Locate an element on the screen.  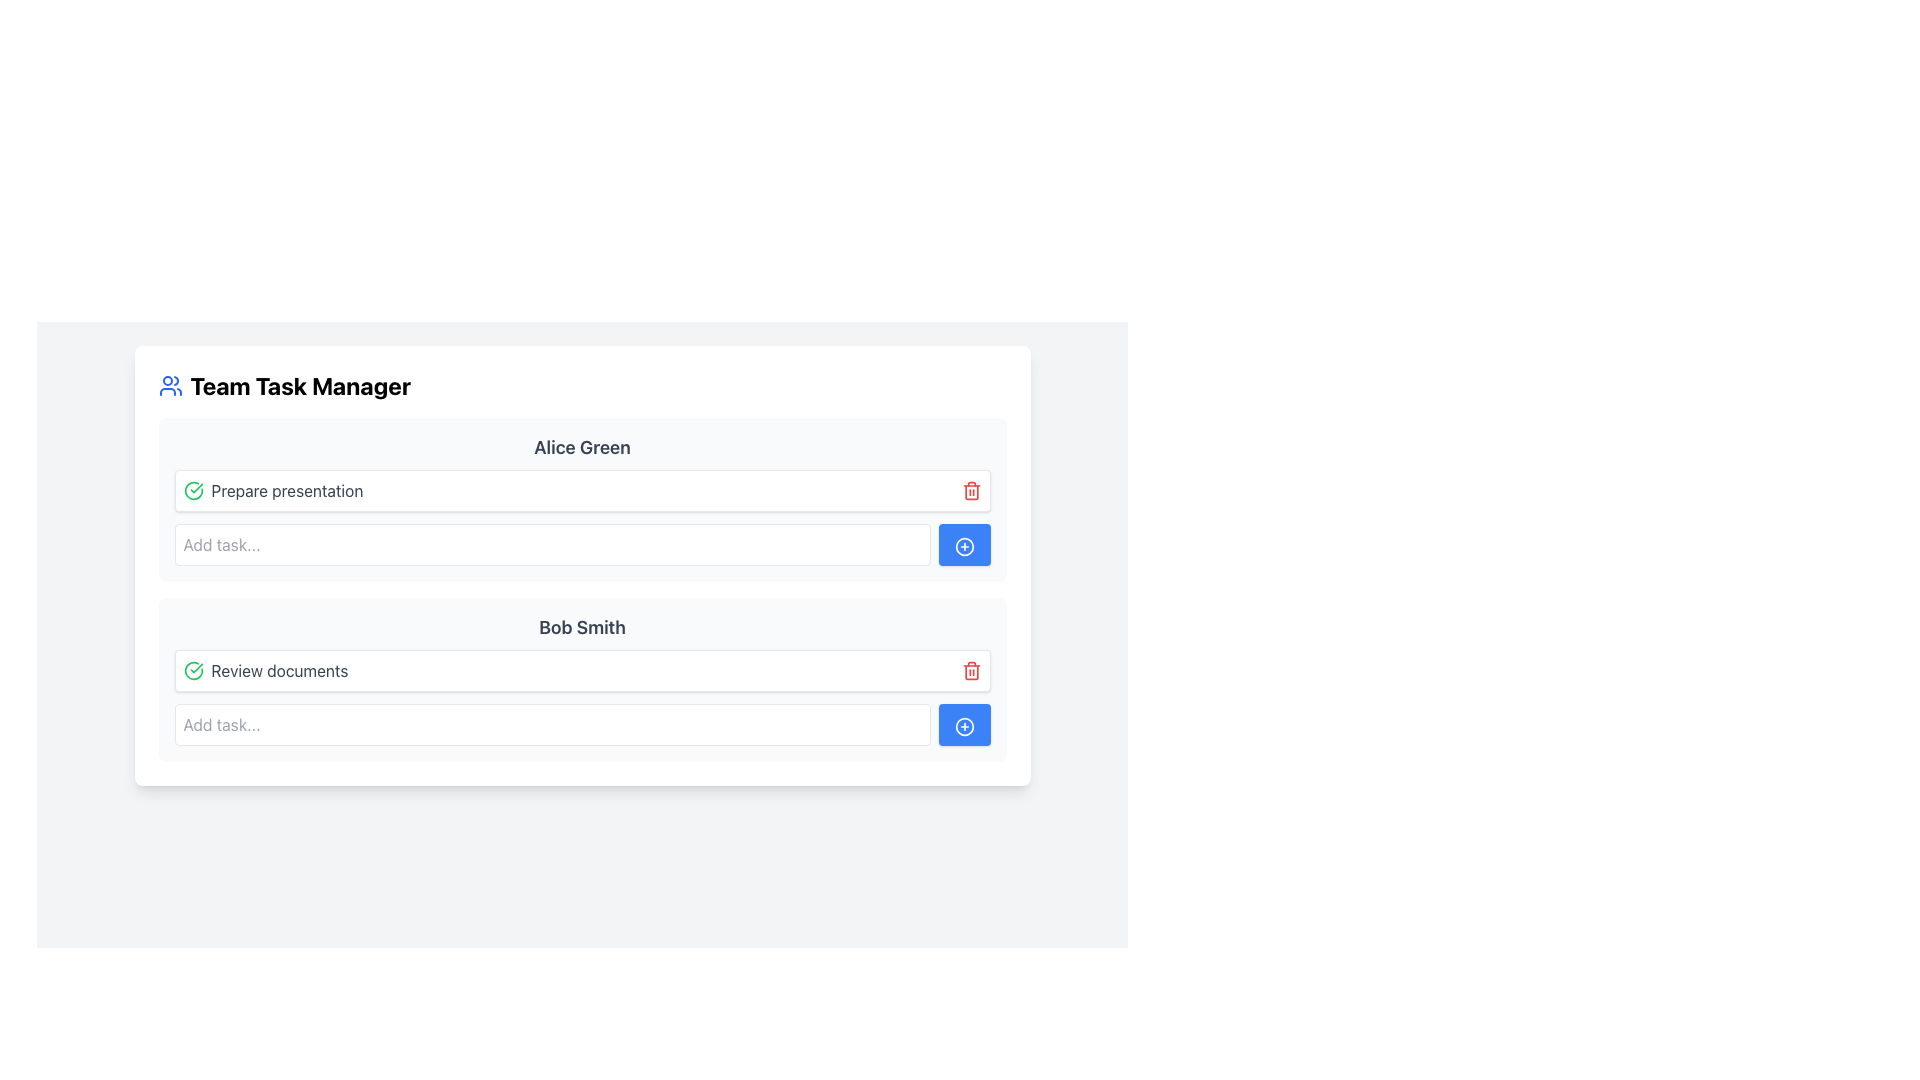
the text input field for adding a new task for 'Alice Green.' is located at coordinates (581, 544).